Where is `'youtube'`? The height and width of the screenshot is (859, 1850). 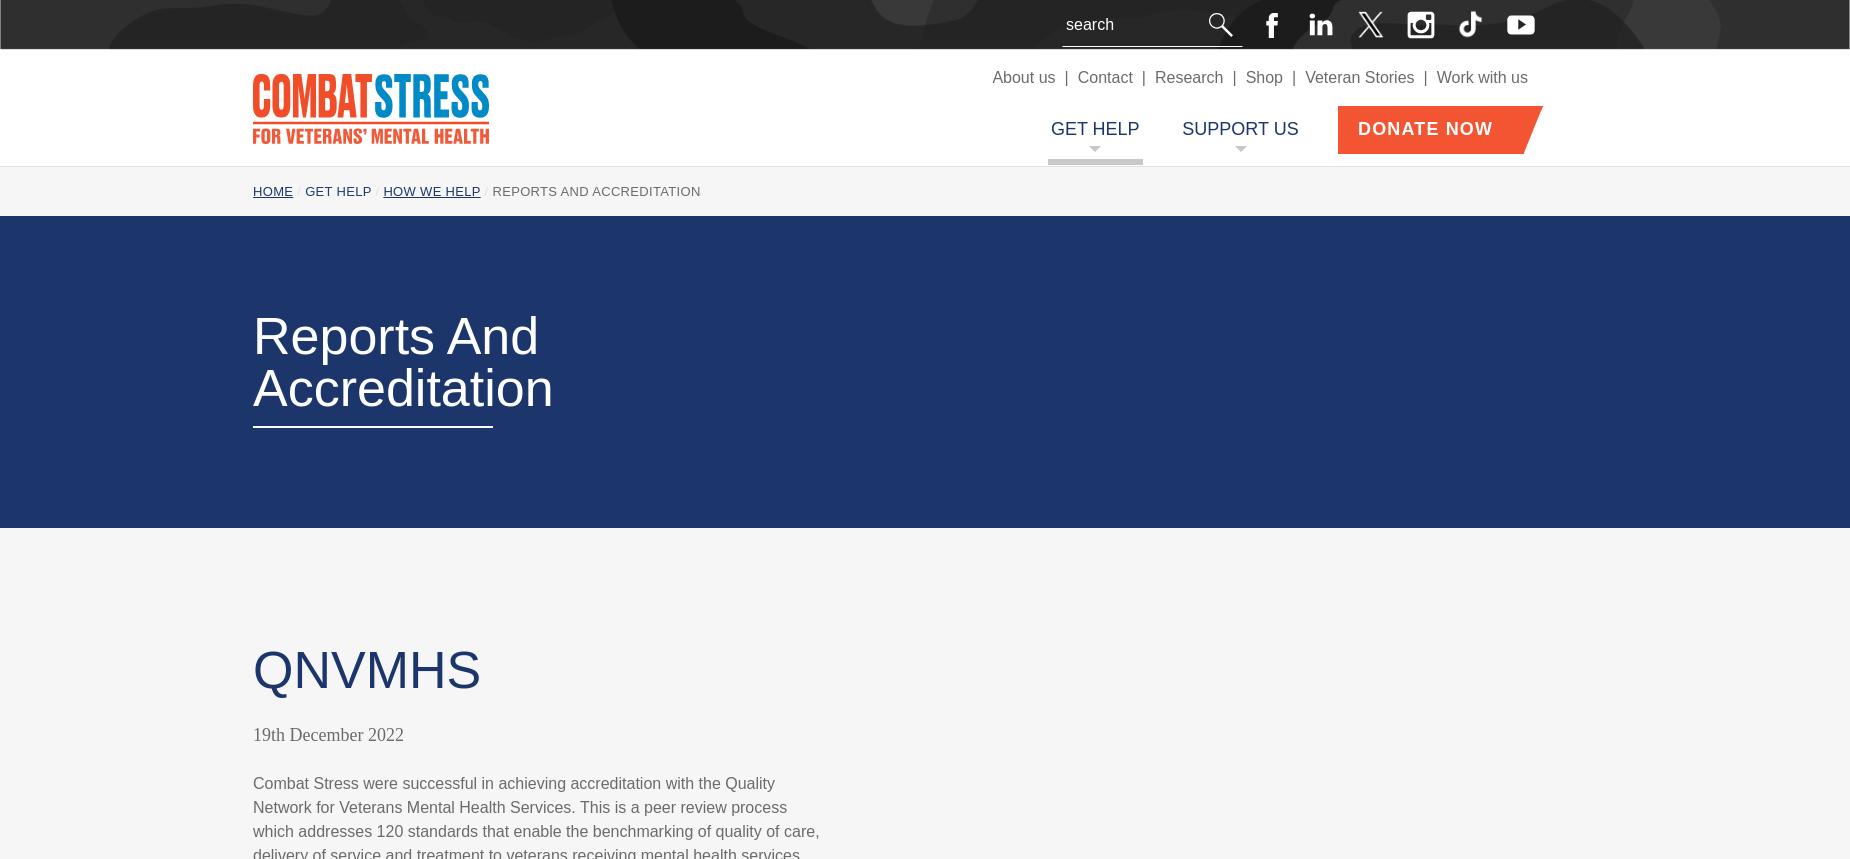 'youtube' is located at coordinates (1573, 26).